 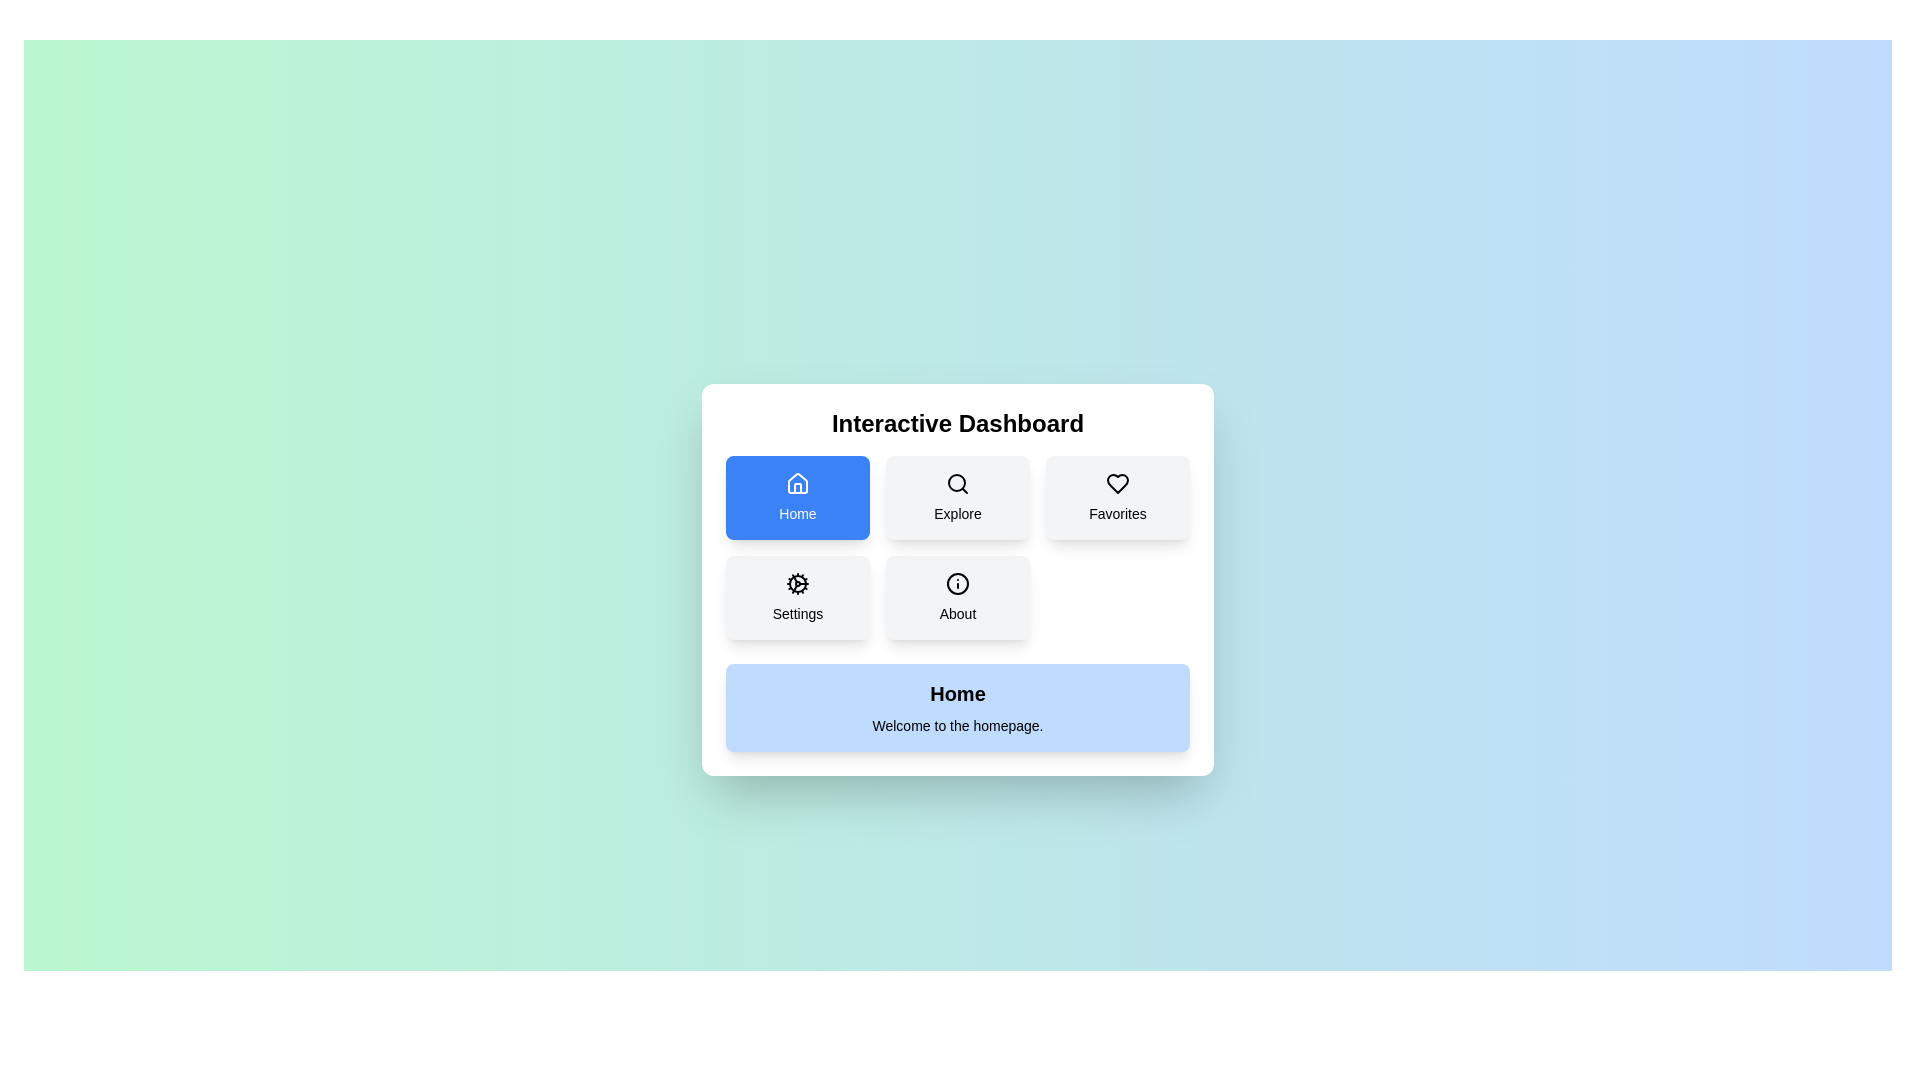 I want to click on the button corresponding to the section About, so click(x=957, y=596).